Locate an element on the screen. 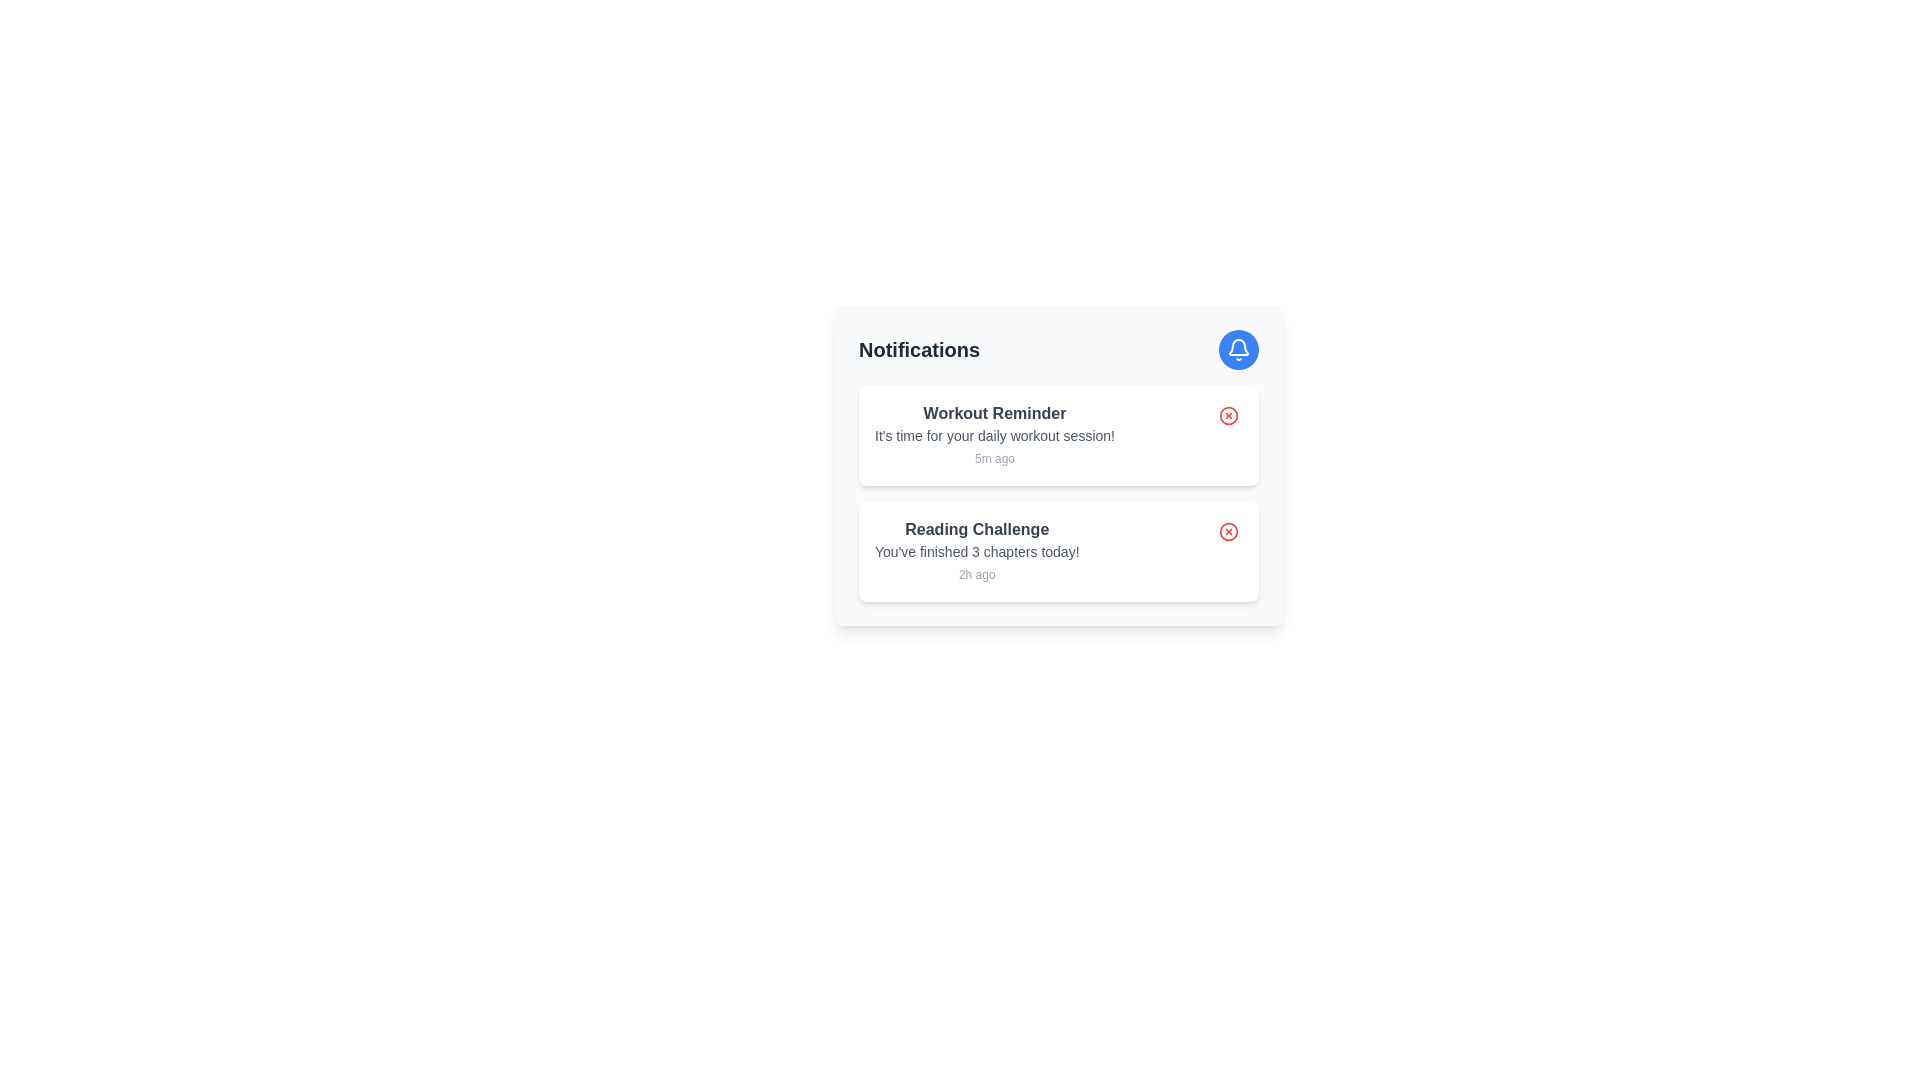 Image resolution: width=1920 pixels, height=1080 pixels. the upper part of the notification bell icon, which is centrally positioned within the blue circle on the upper-right corner of the notification panel is located at coordinates (1237, 346).